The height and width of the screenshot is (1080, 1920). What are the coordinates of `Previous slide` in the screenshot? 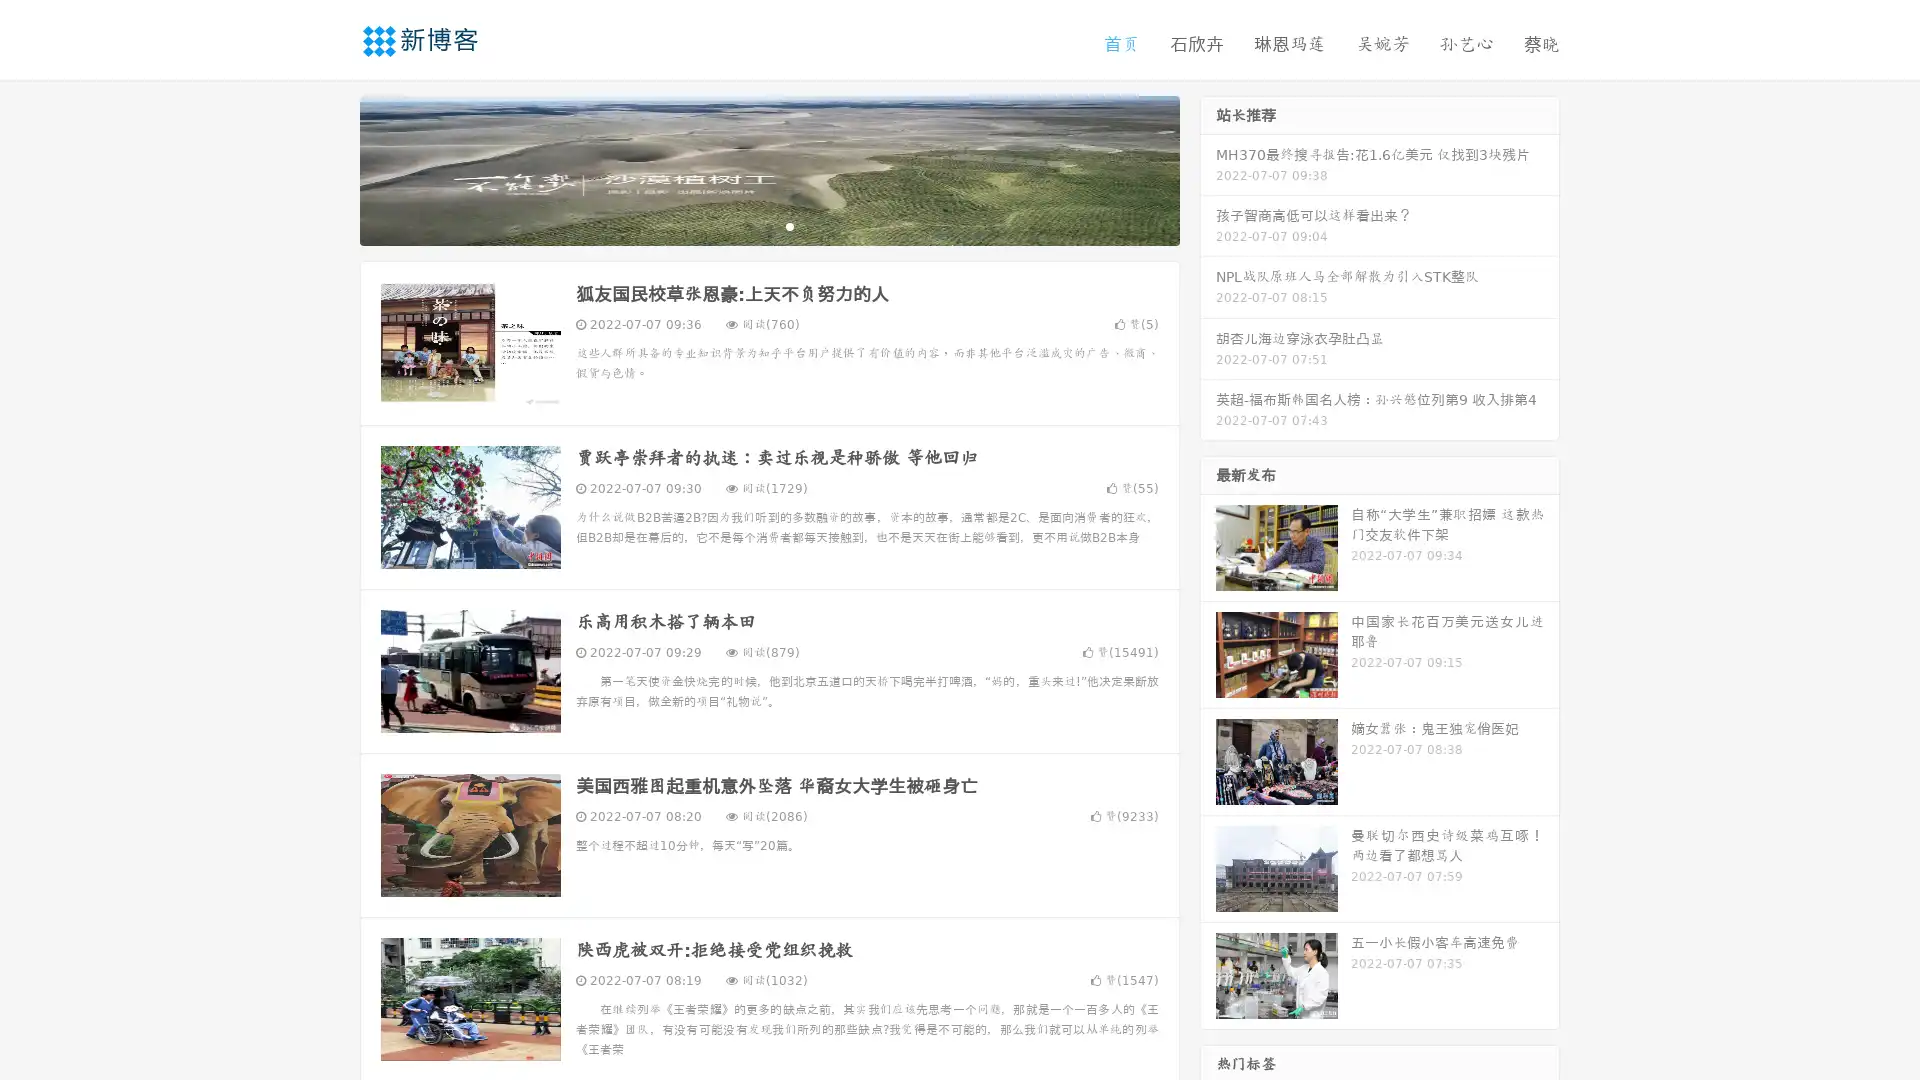 It's located at (330, 168).